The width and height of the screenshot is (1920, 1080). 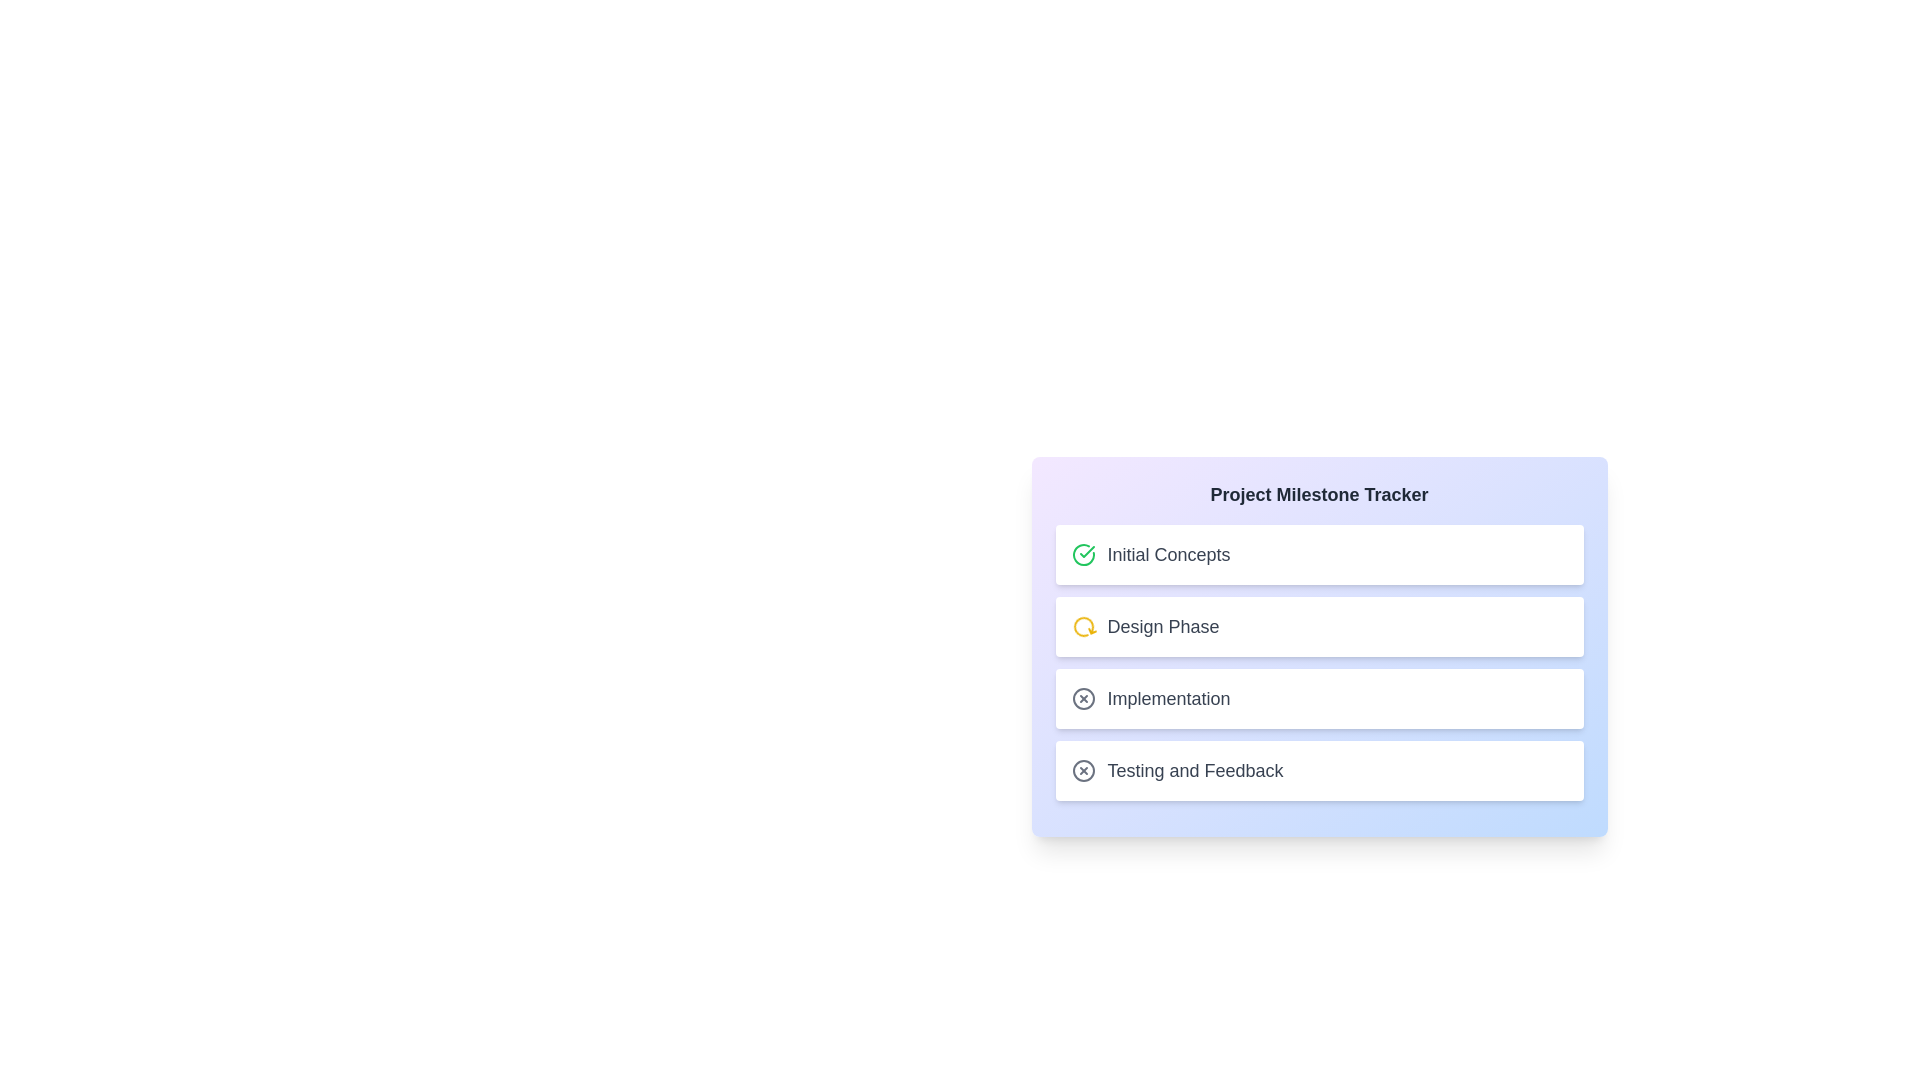 What do you see at coordinates (1082, 626) in the screenshot?
I see `the activity indicator icon located to the left of the 'Design Phase' milestone entry in the tracker list` at bounding box center [1082, 626].